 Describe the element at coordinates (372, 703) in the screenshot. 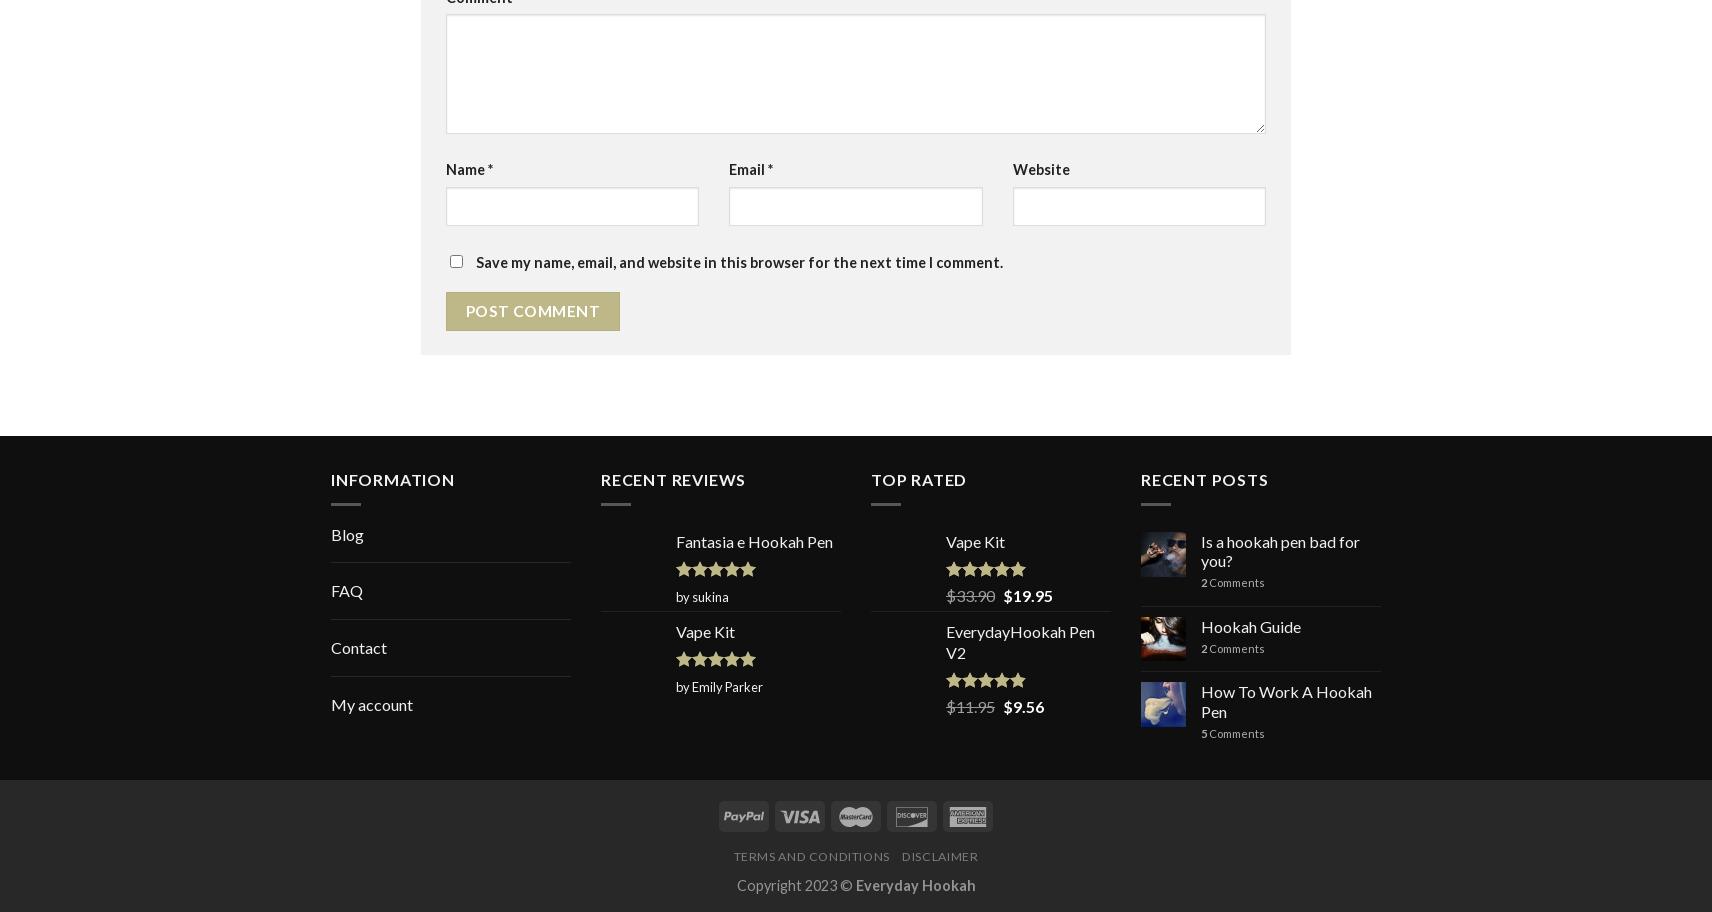

I see `'My account'` at that location.